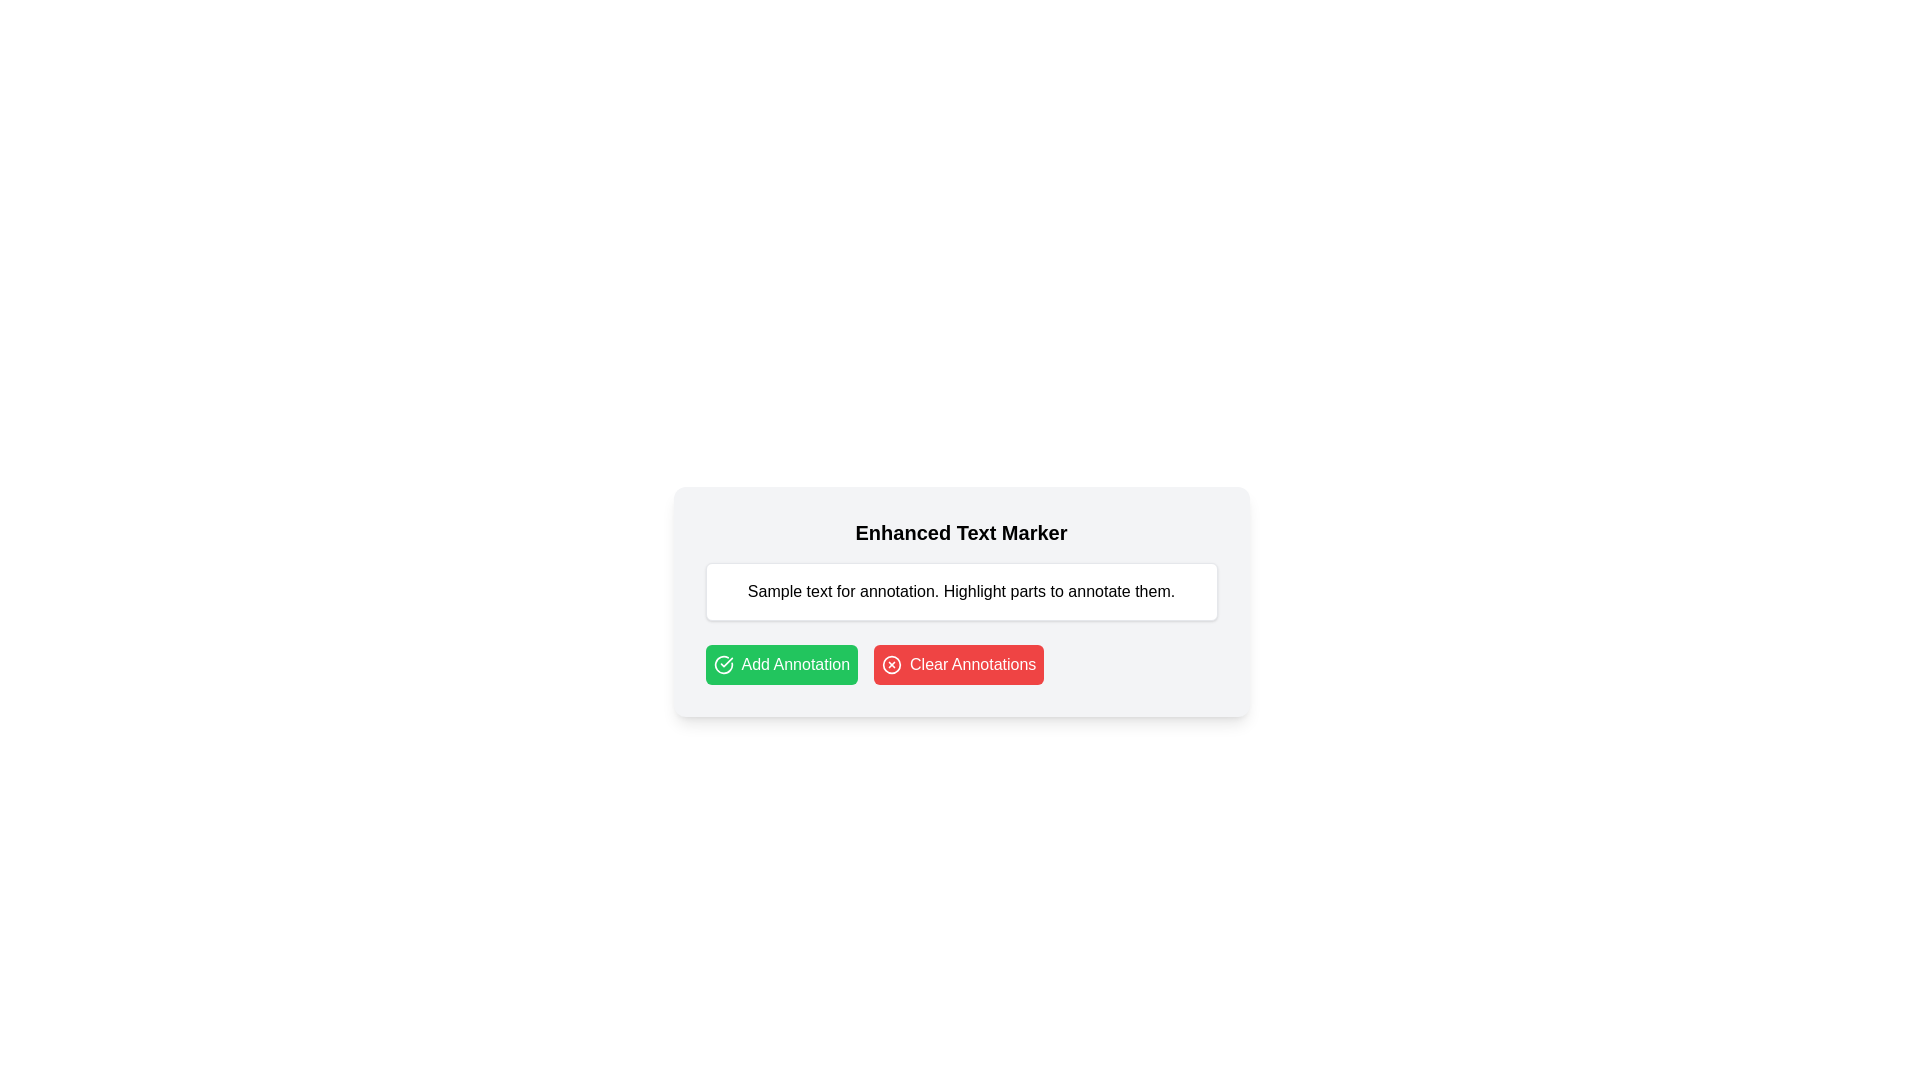 This screenshot has height=1080, width=1920. Describe the element at coordinates (1031, 590) in the screenshot. I see `the lowercase letter 'r' in the text string 'Sample text for annotation. Highlight parts to annotate them.' which is located beneath the title 'Enhanced Text Marker'` at that location.